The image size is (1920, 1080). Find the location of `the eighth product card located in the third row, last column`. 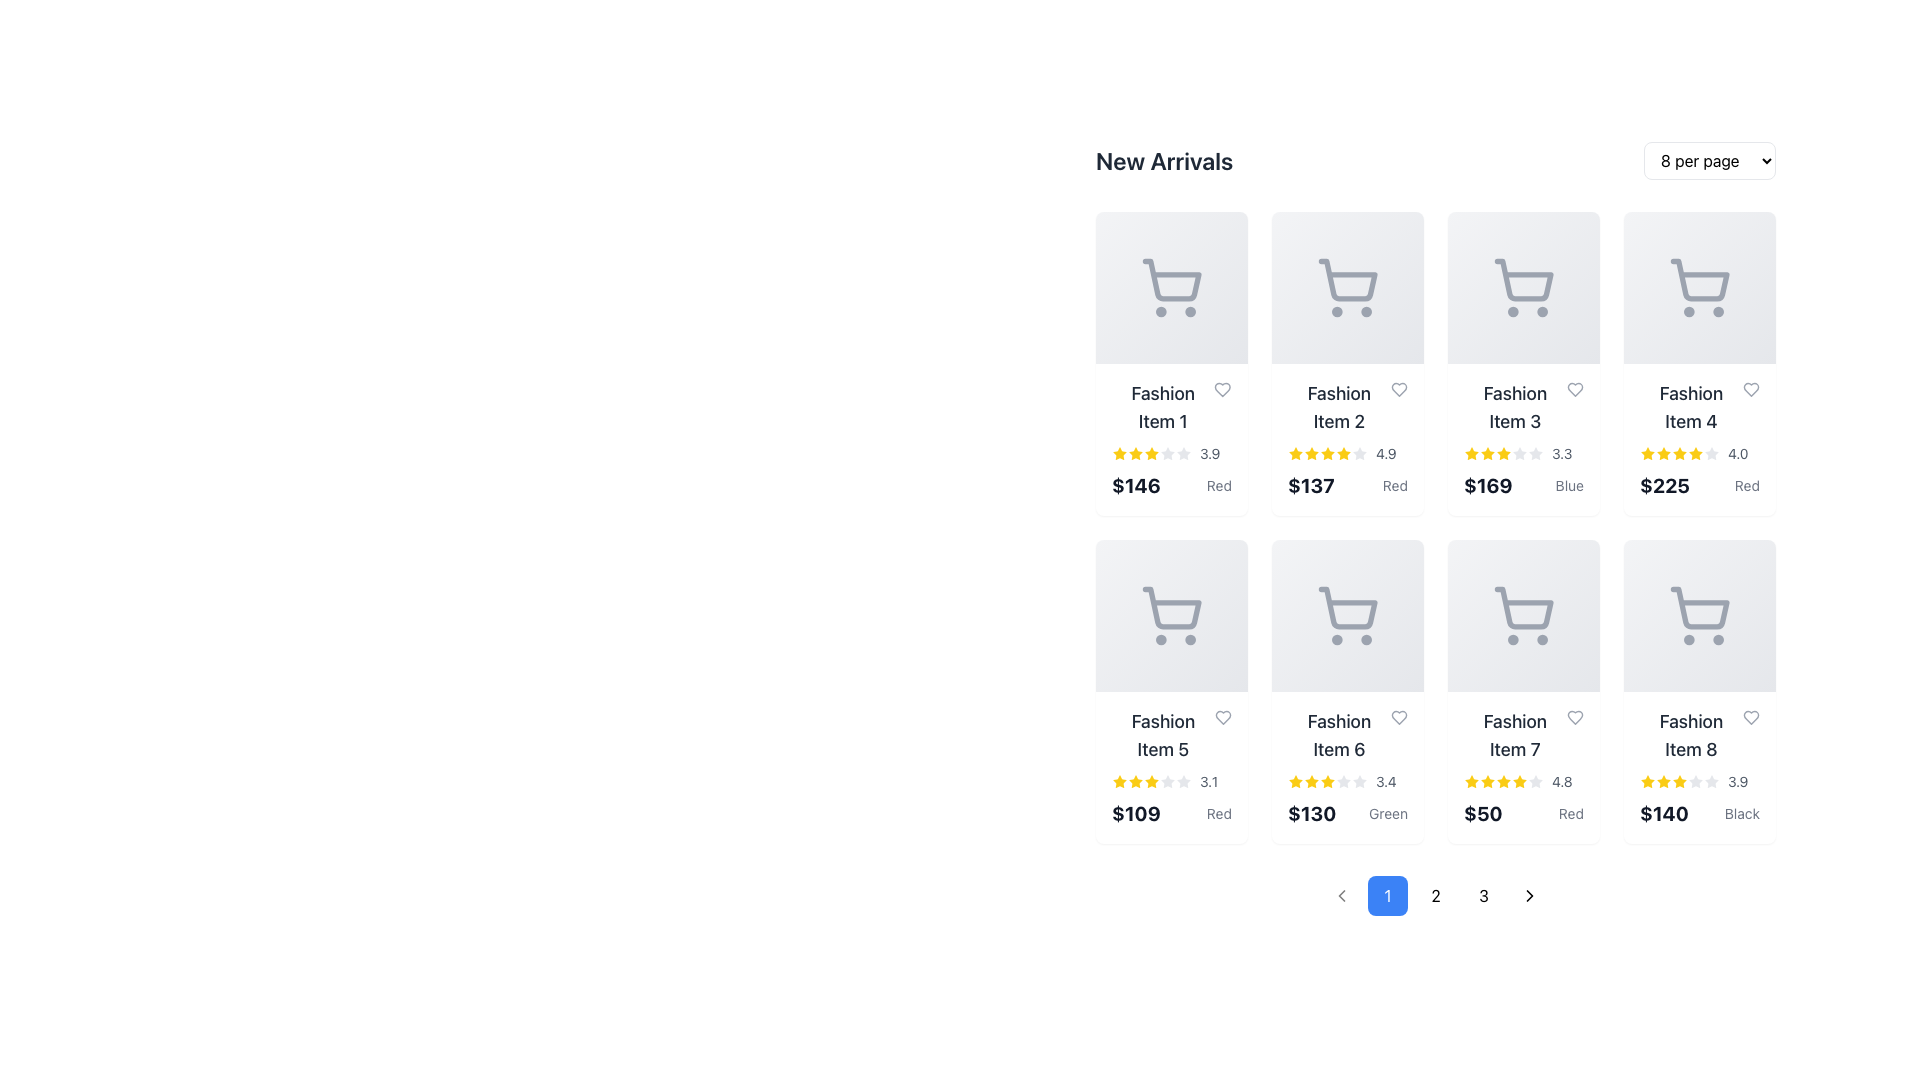

the eighth product card located in the third row, last column is located at coordinates (1698, 766).